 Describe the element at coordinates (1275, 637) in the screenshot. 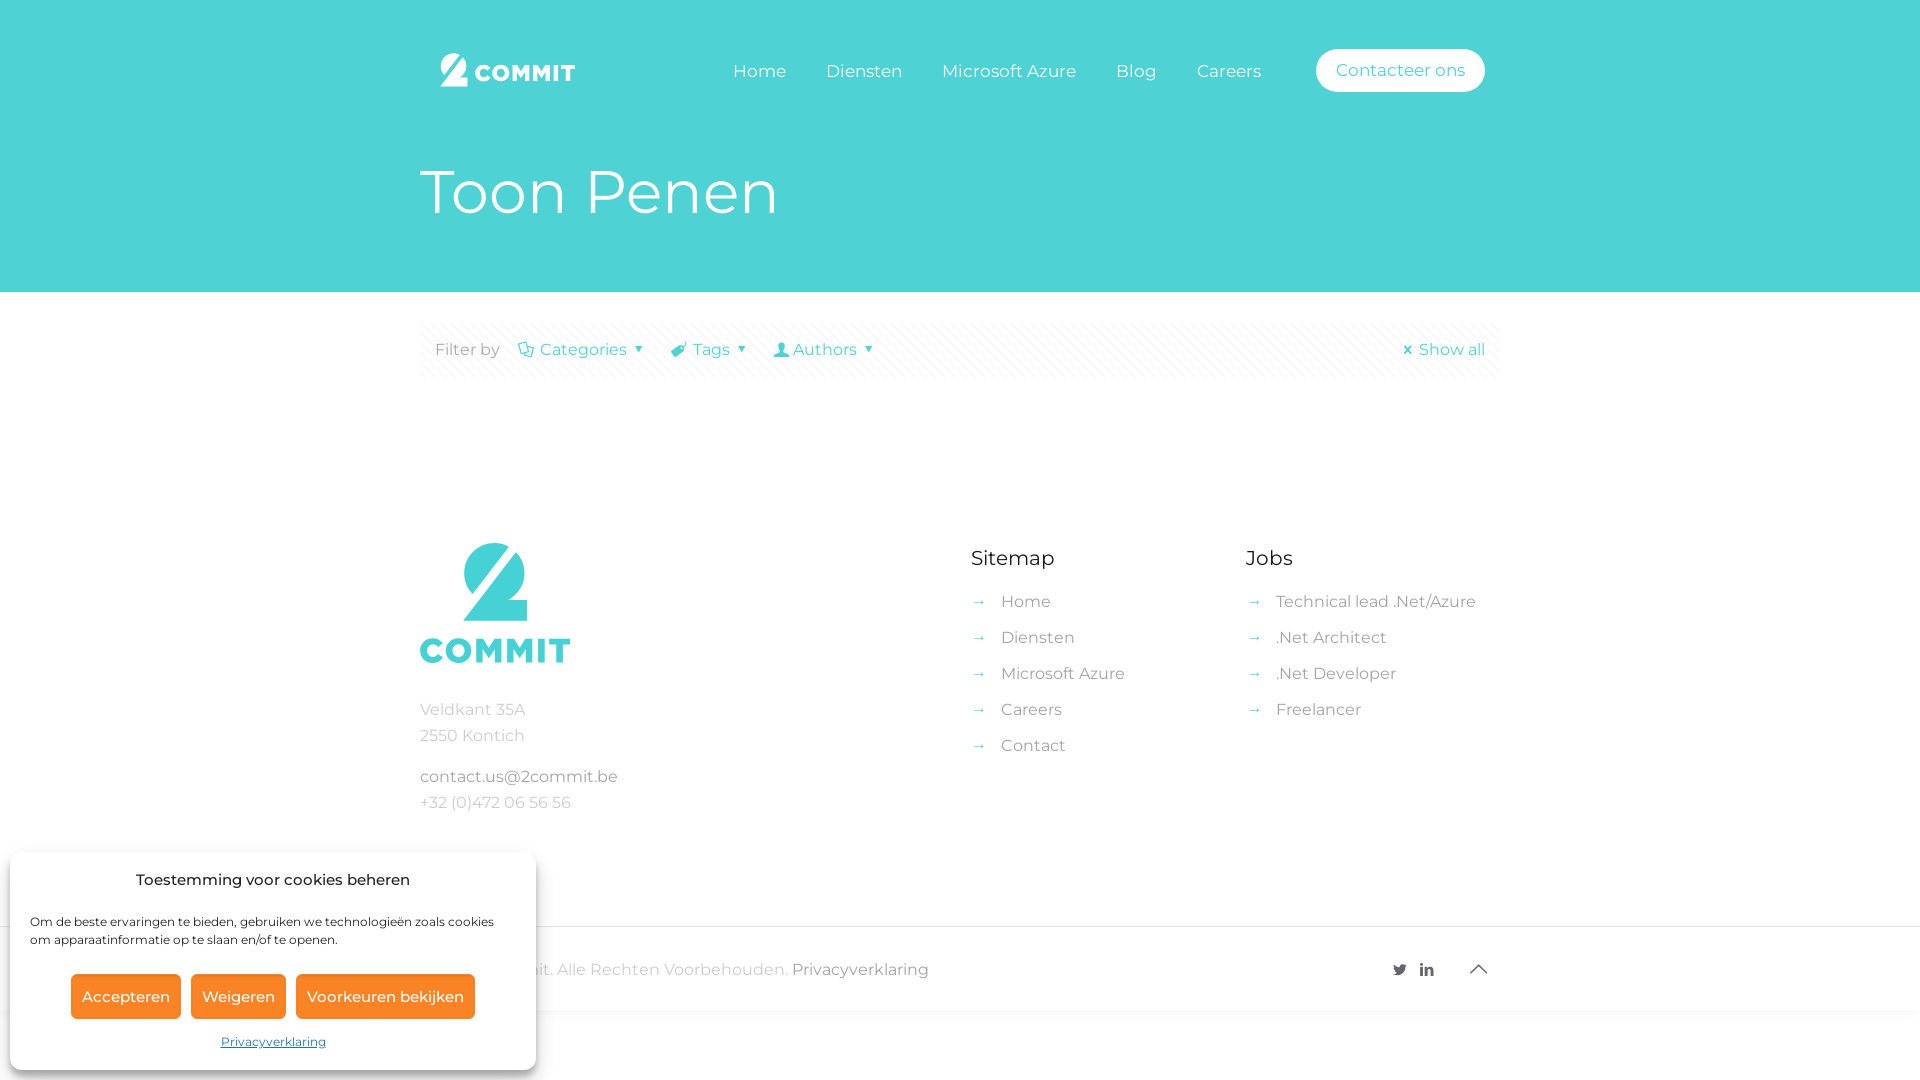

I see `'.Net Architect'` at that location.